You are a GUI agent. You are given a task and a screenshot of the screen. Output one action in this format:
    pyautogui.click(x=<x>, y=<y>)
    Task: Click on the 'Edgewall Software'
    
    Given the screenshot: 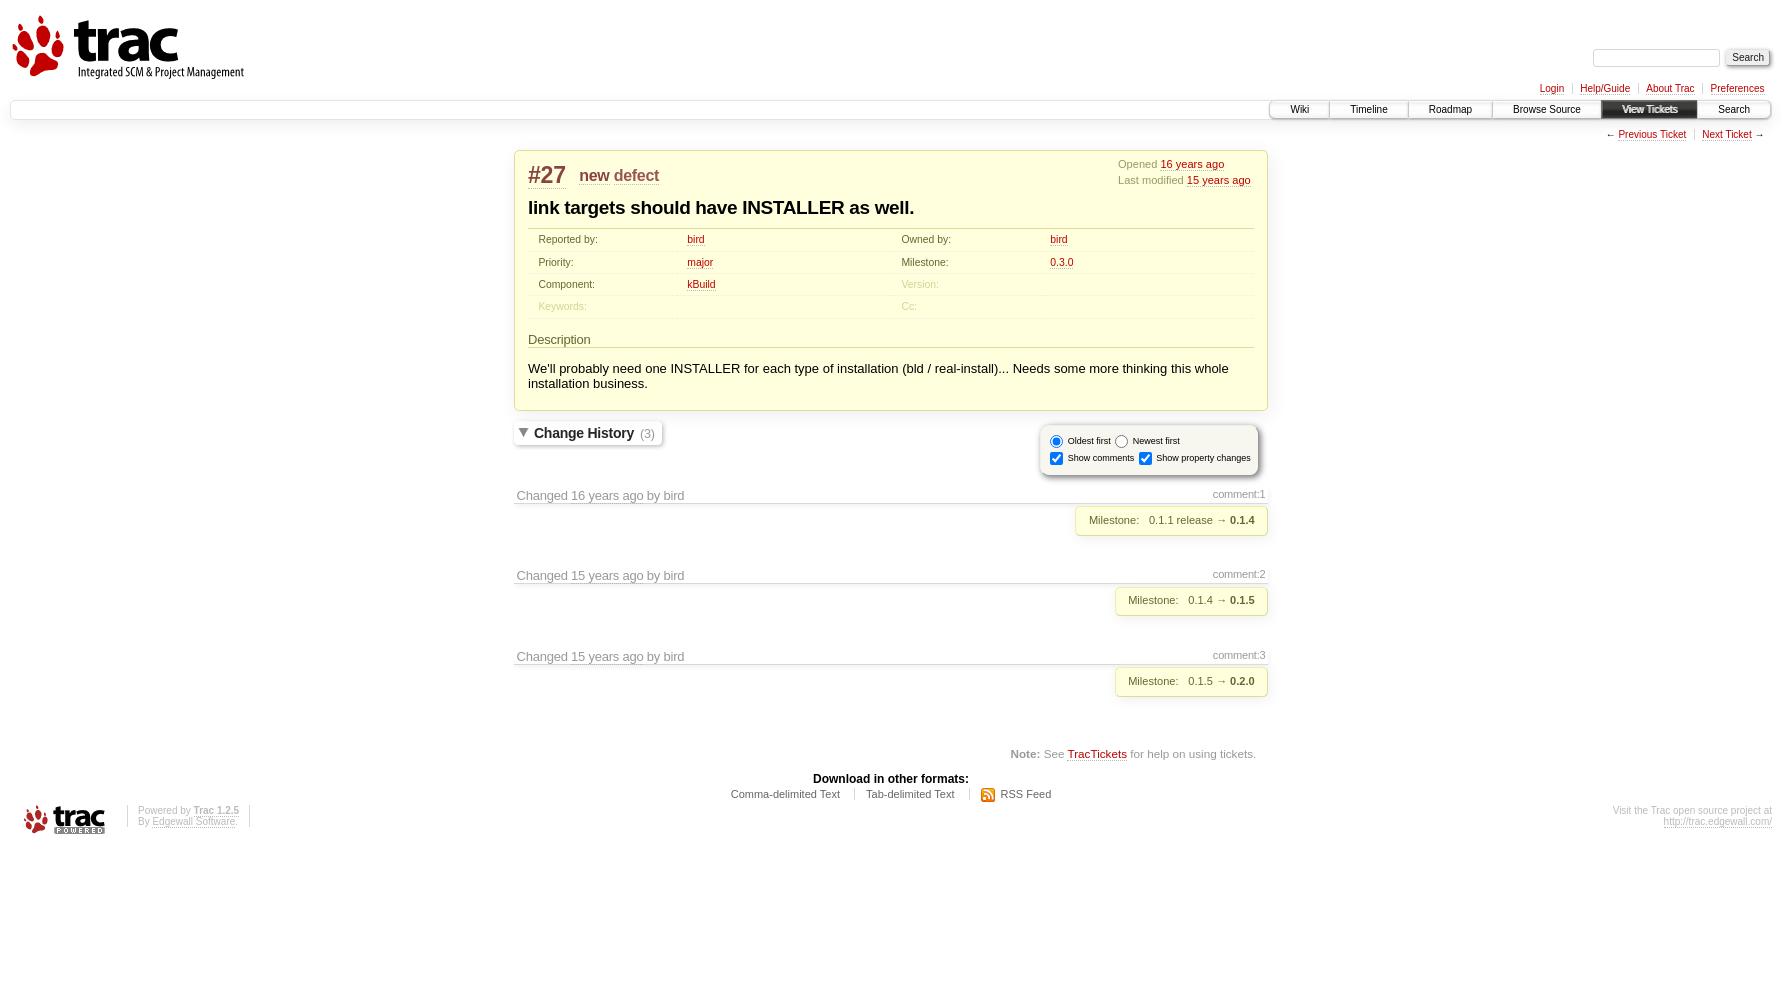 What is the action you would take?
    pyautogui.click(x=193, y=820)
    